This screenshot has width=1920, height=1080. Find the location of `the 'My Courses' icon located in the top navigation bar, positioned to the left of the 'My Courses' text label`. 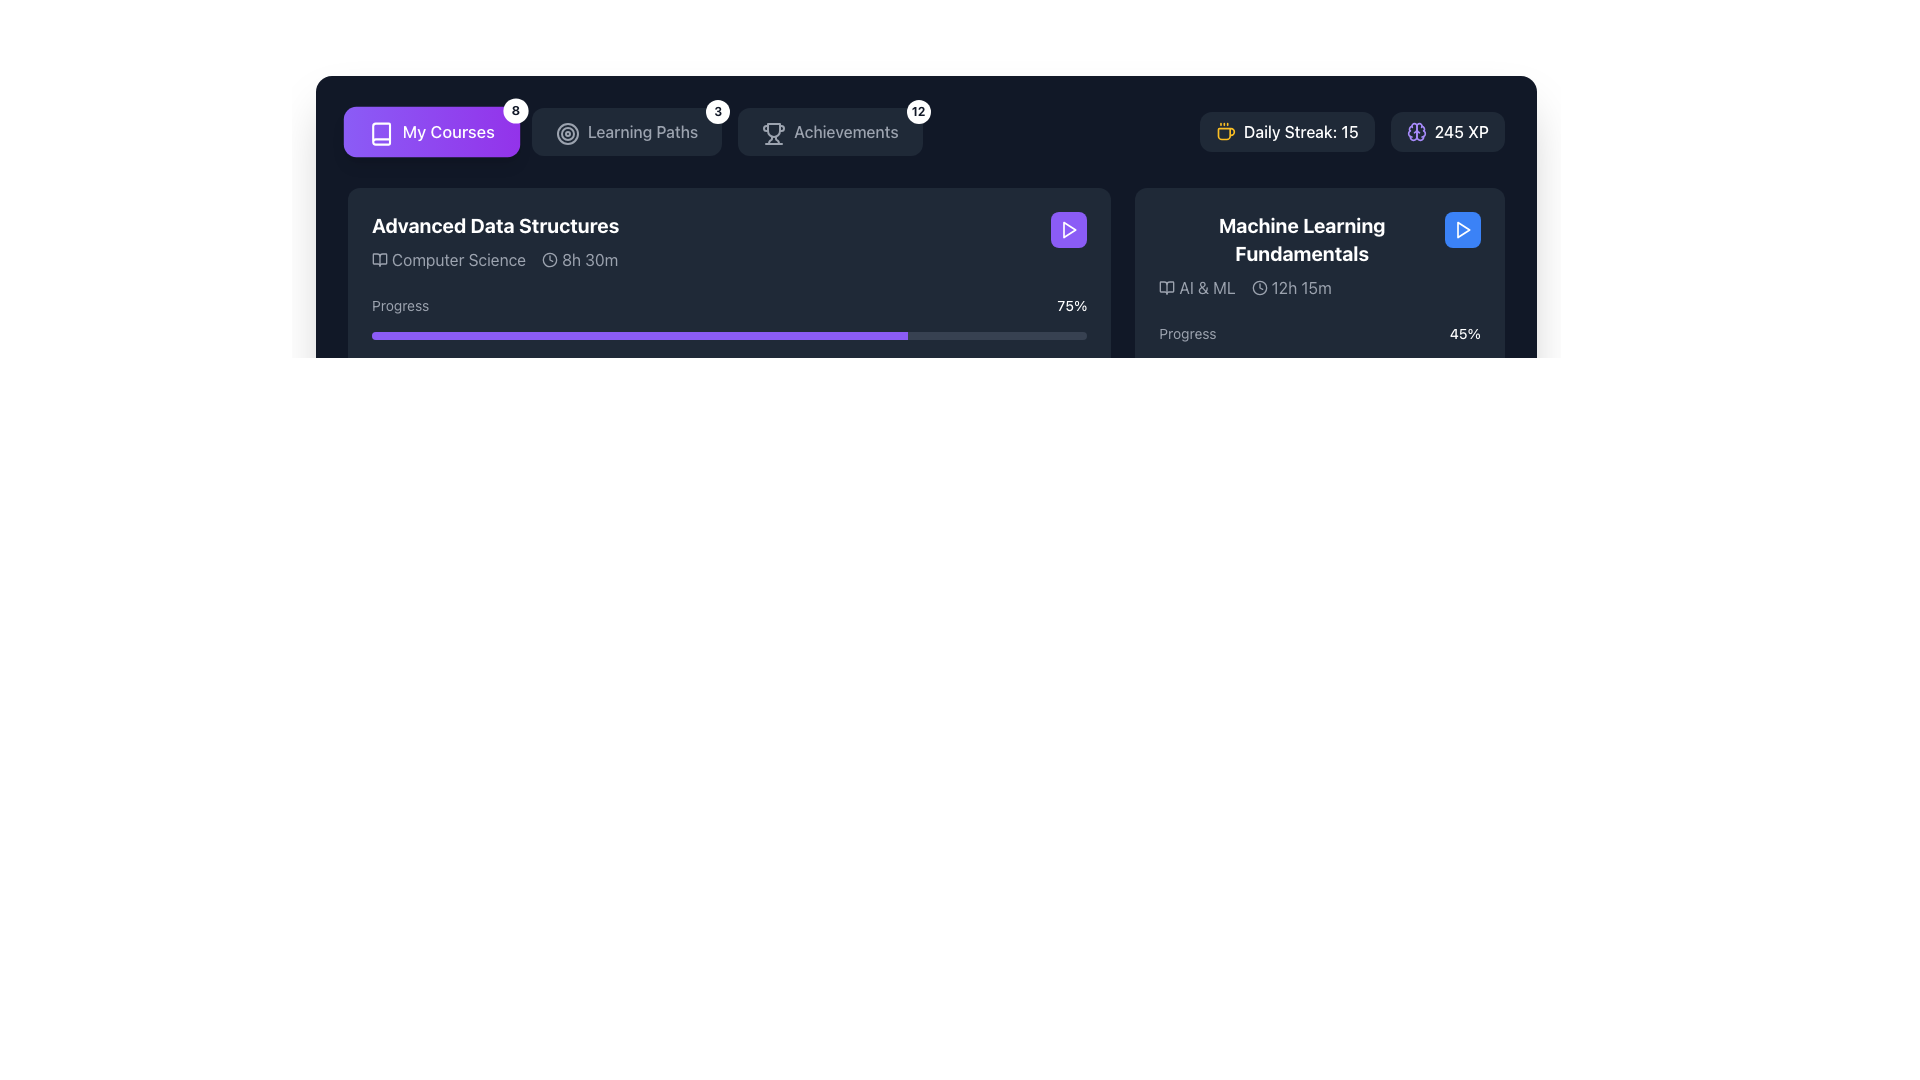

the 'My Courses' icon located in the top navigation bar, positioned to the left of the 'My Courses' text label is located at coordinates (381, 134).